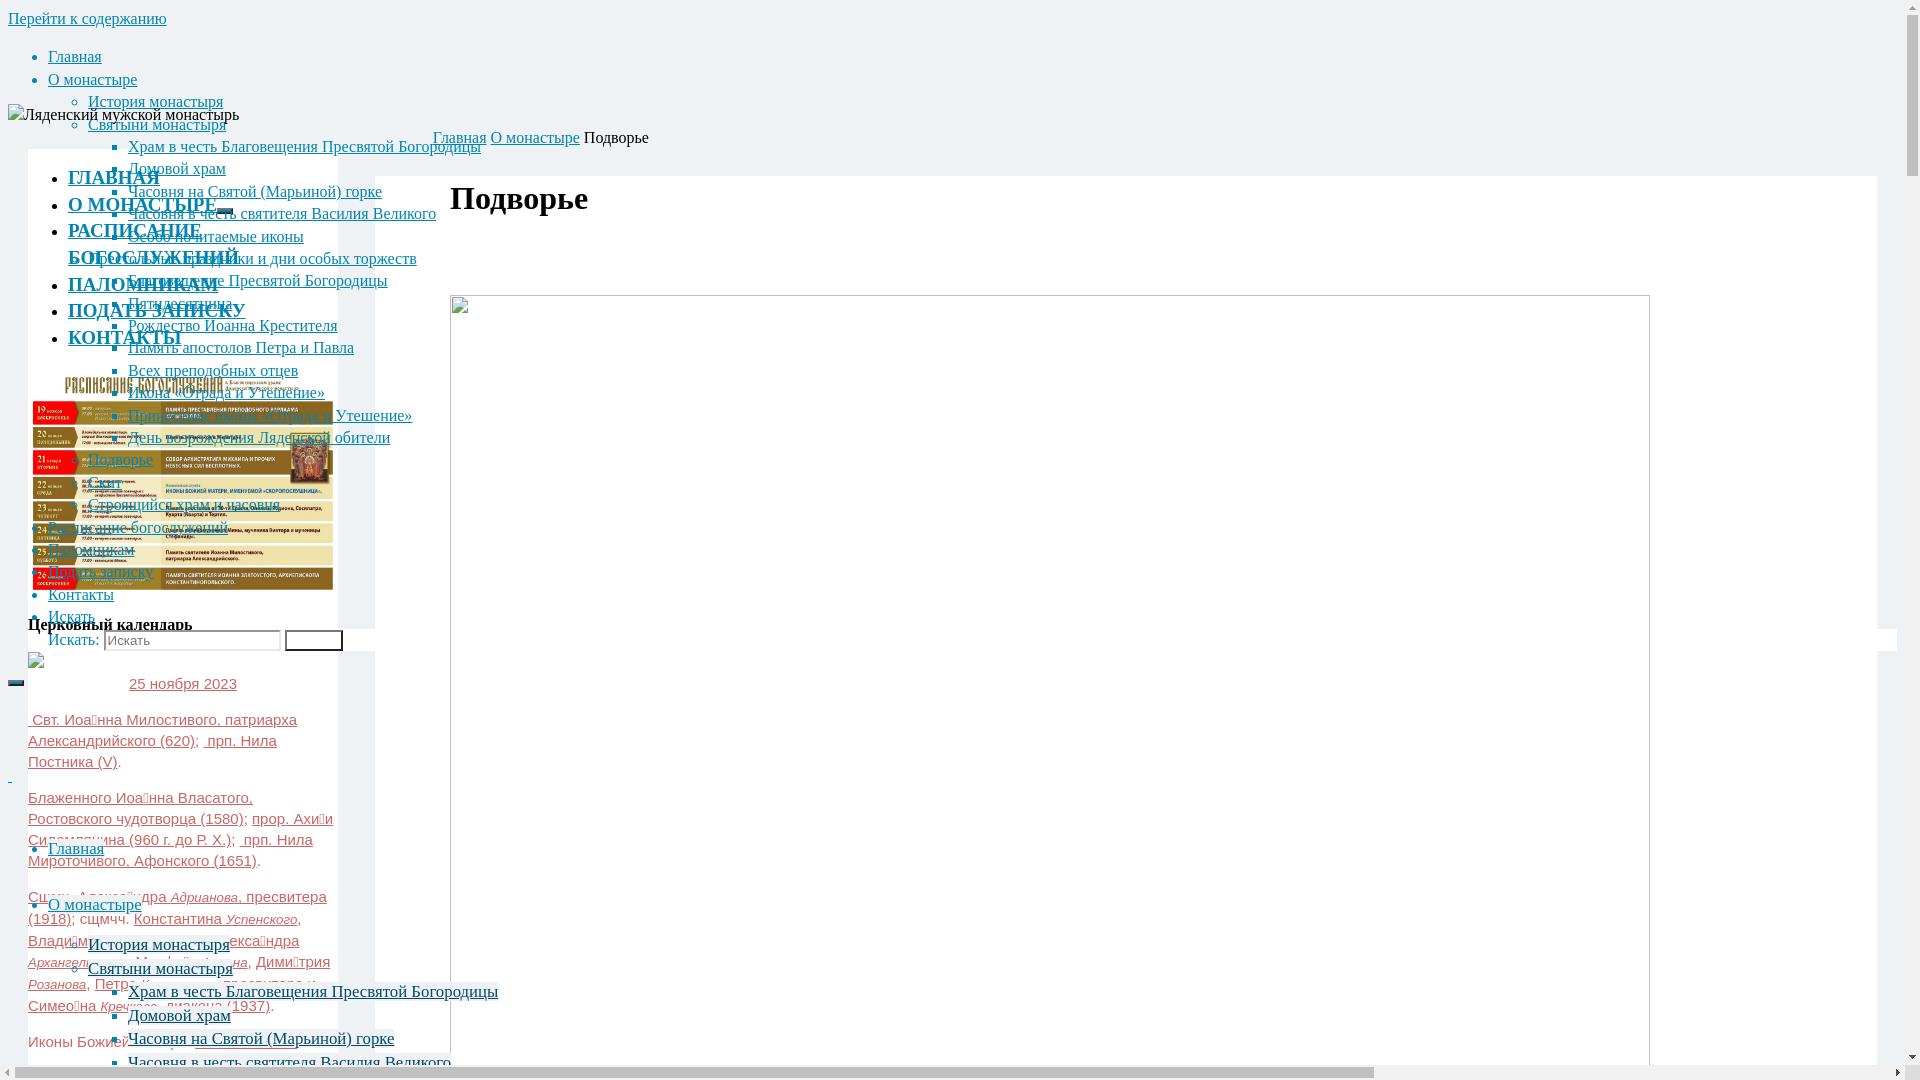 The height and width of the screenshot is (1080, 1920). Describe the element at coordinates (8, 774) in the screenshot. I see `' '` at that location.